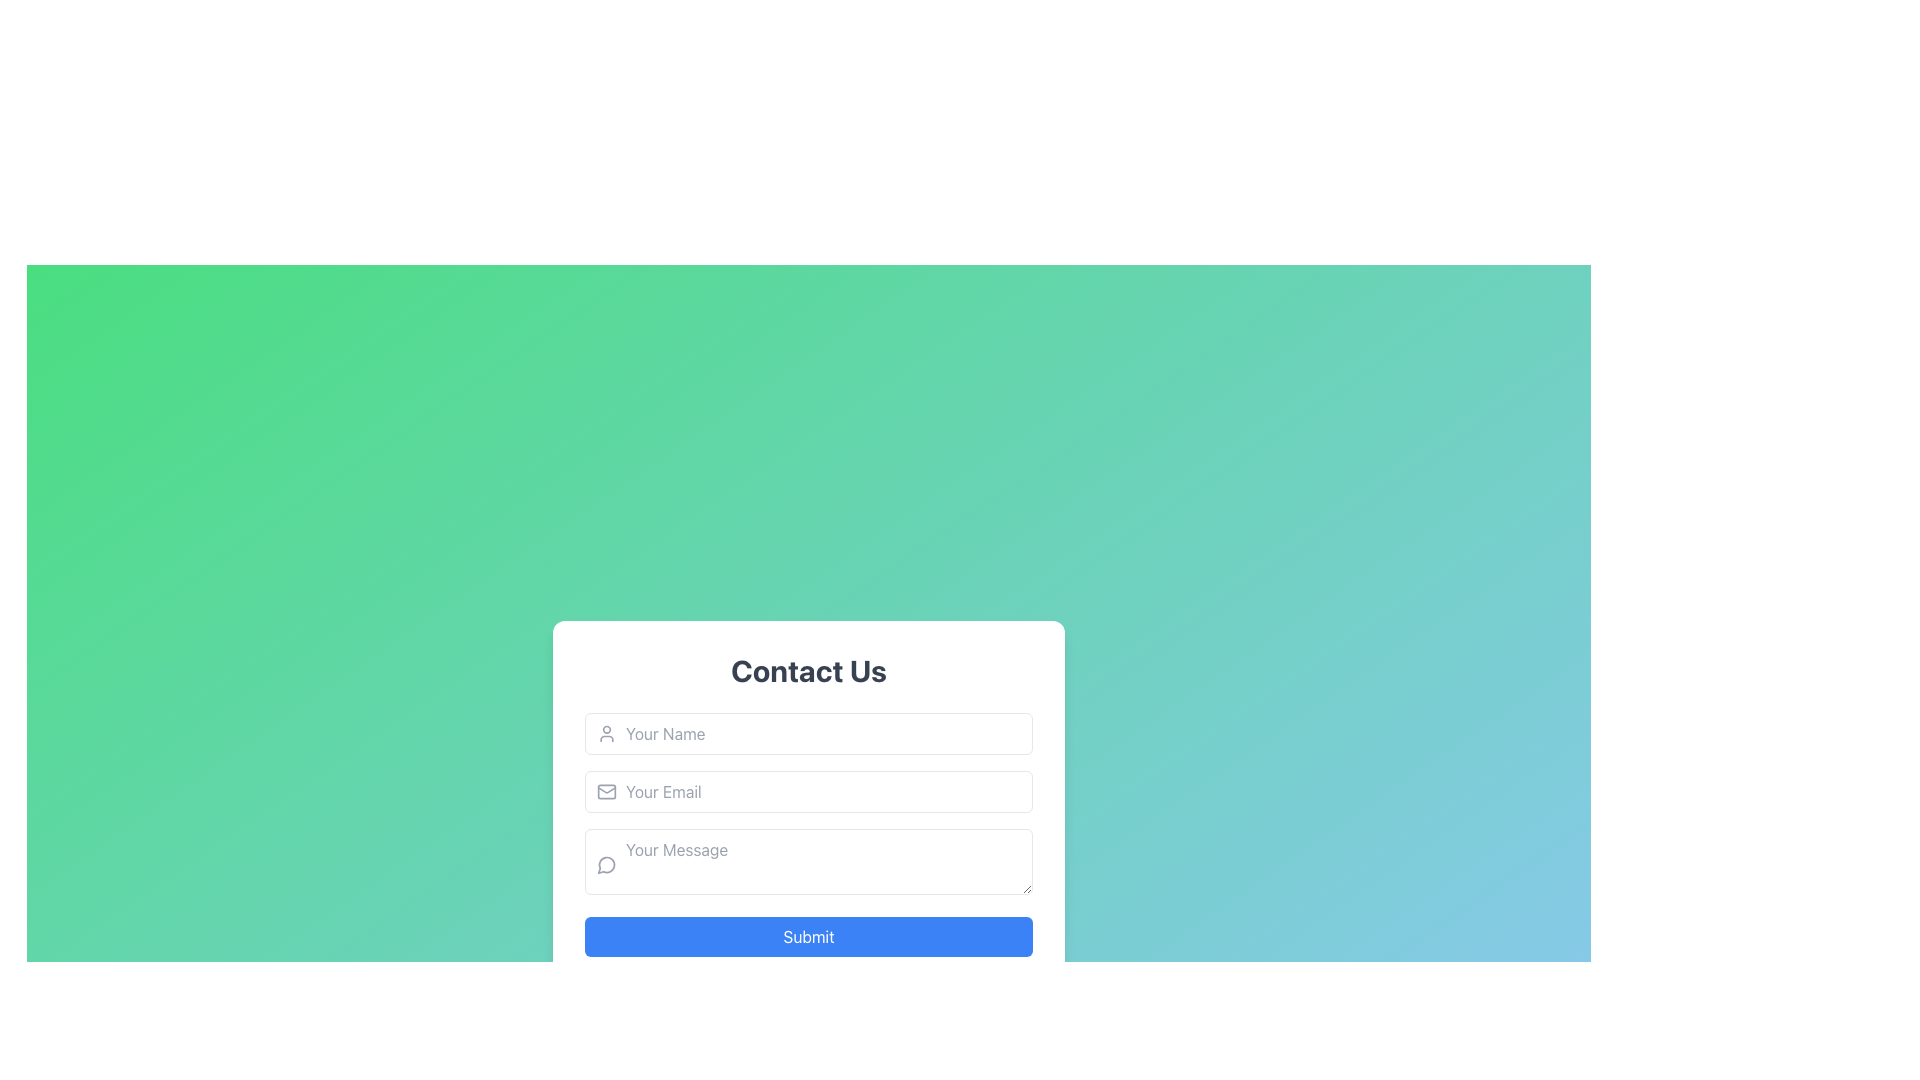 This screenshot has height=1080, width=1920. What do you see at coordinates (809, 790) in the screenshot?
I see `the email input field located below the 'Your Name' field and above the 'Your Message' field in the contact form` at bounding box center [809, 790].